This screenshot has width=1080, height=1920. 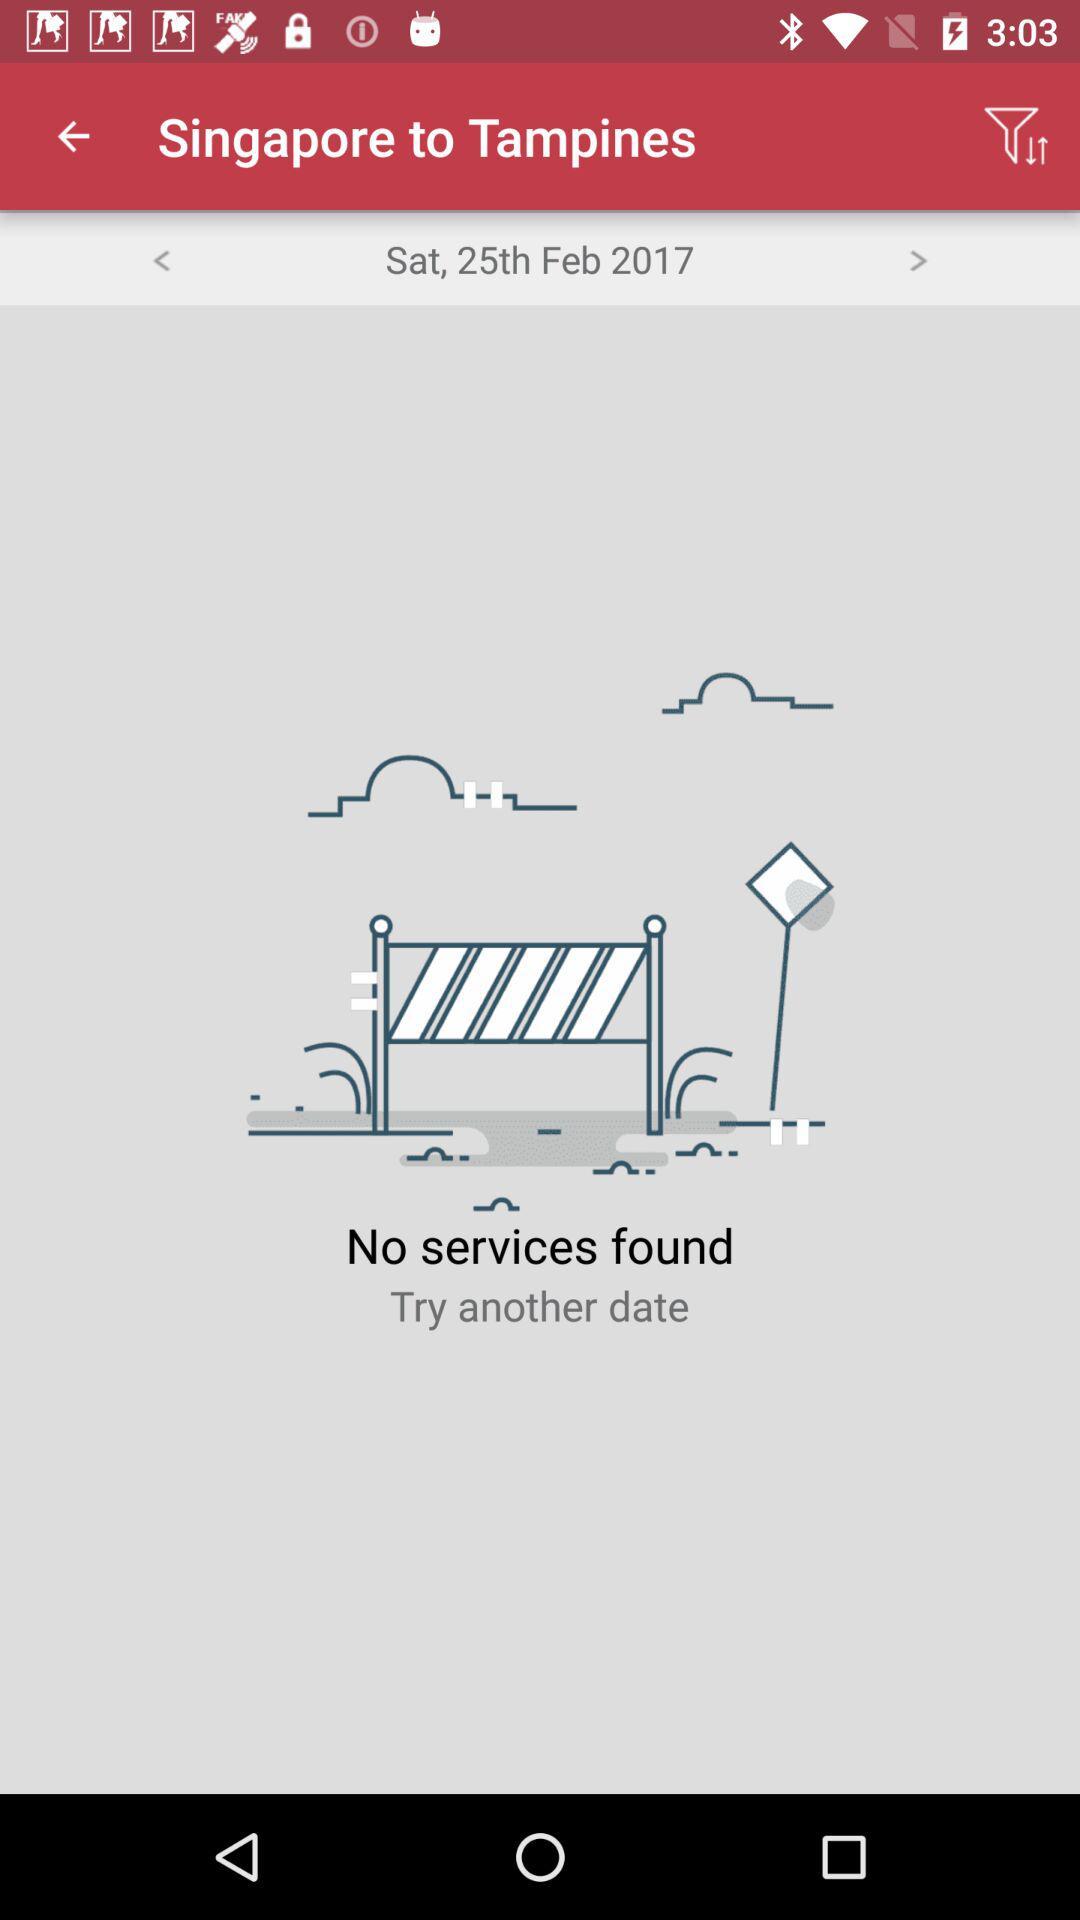 I want to click on item next to the sat 25th feb, so click(x=918, y=257).